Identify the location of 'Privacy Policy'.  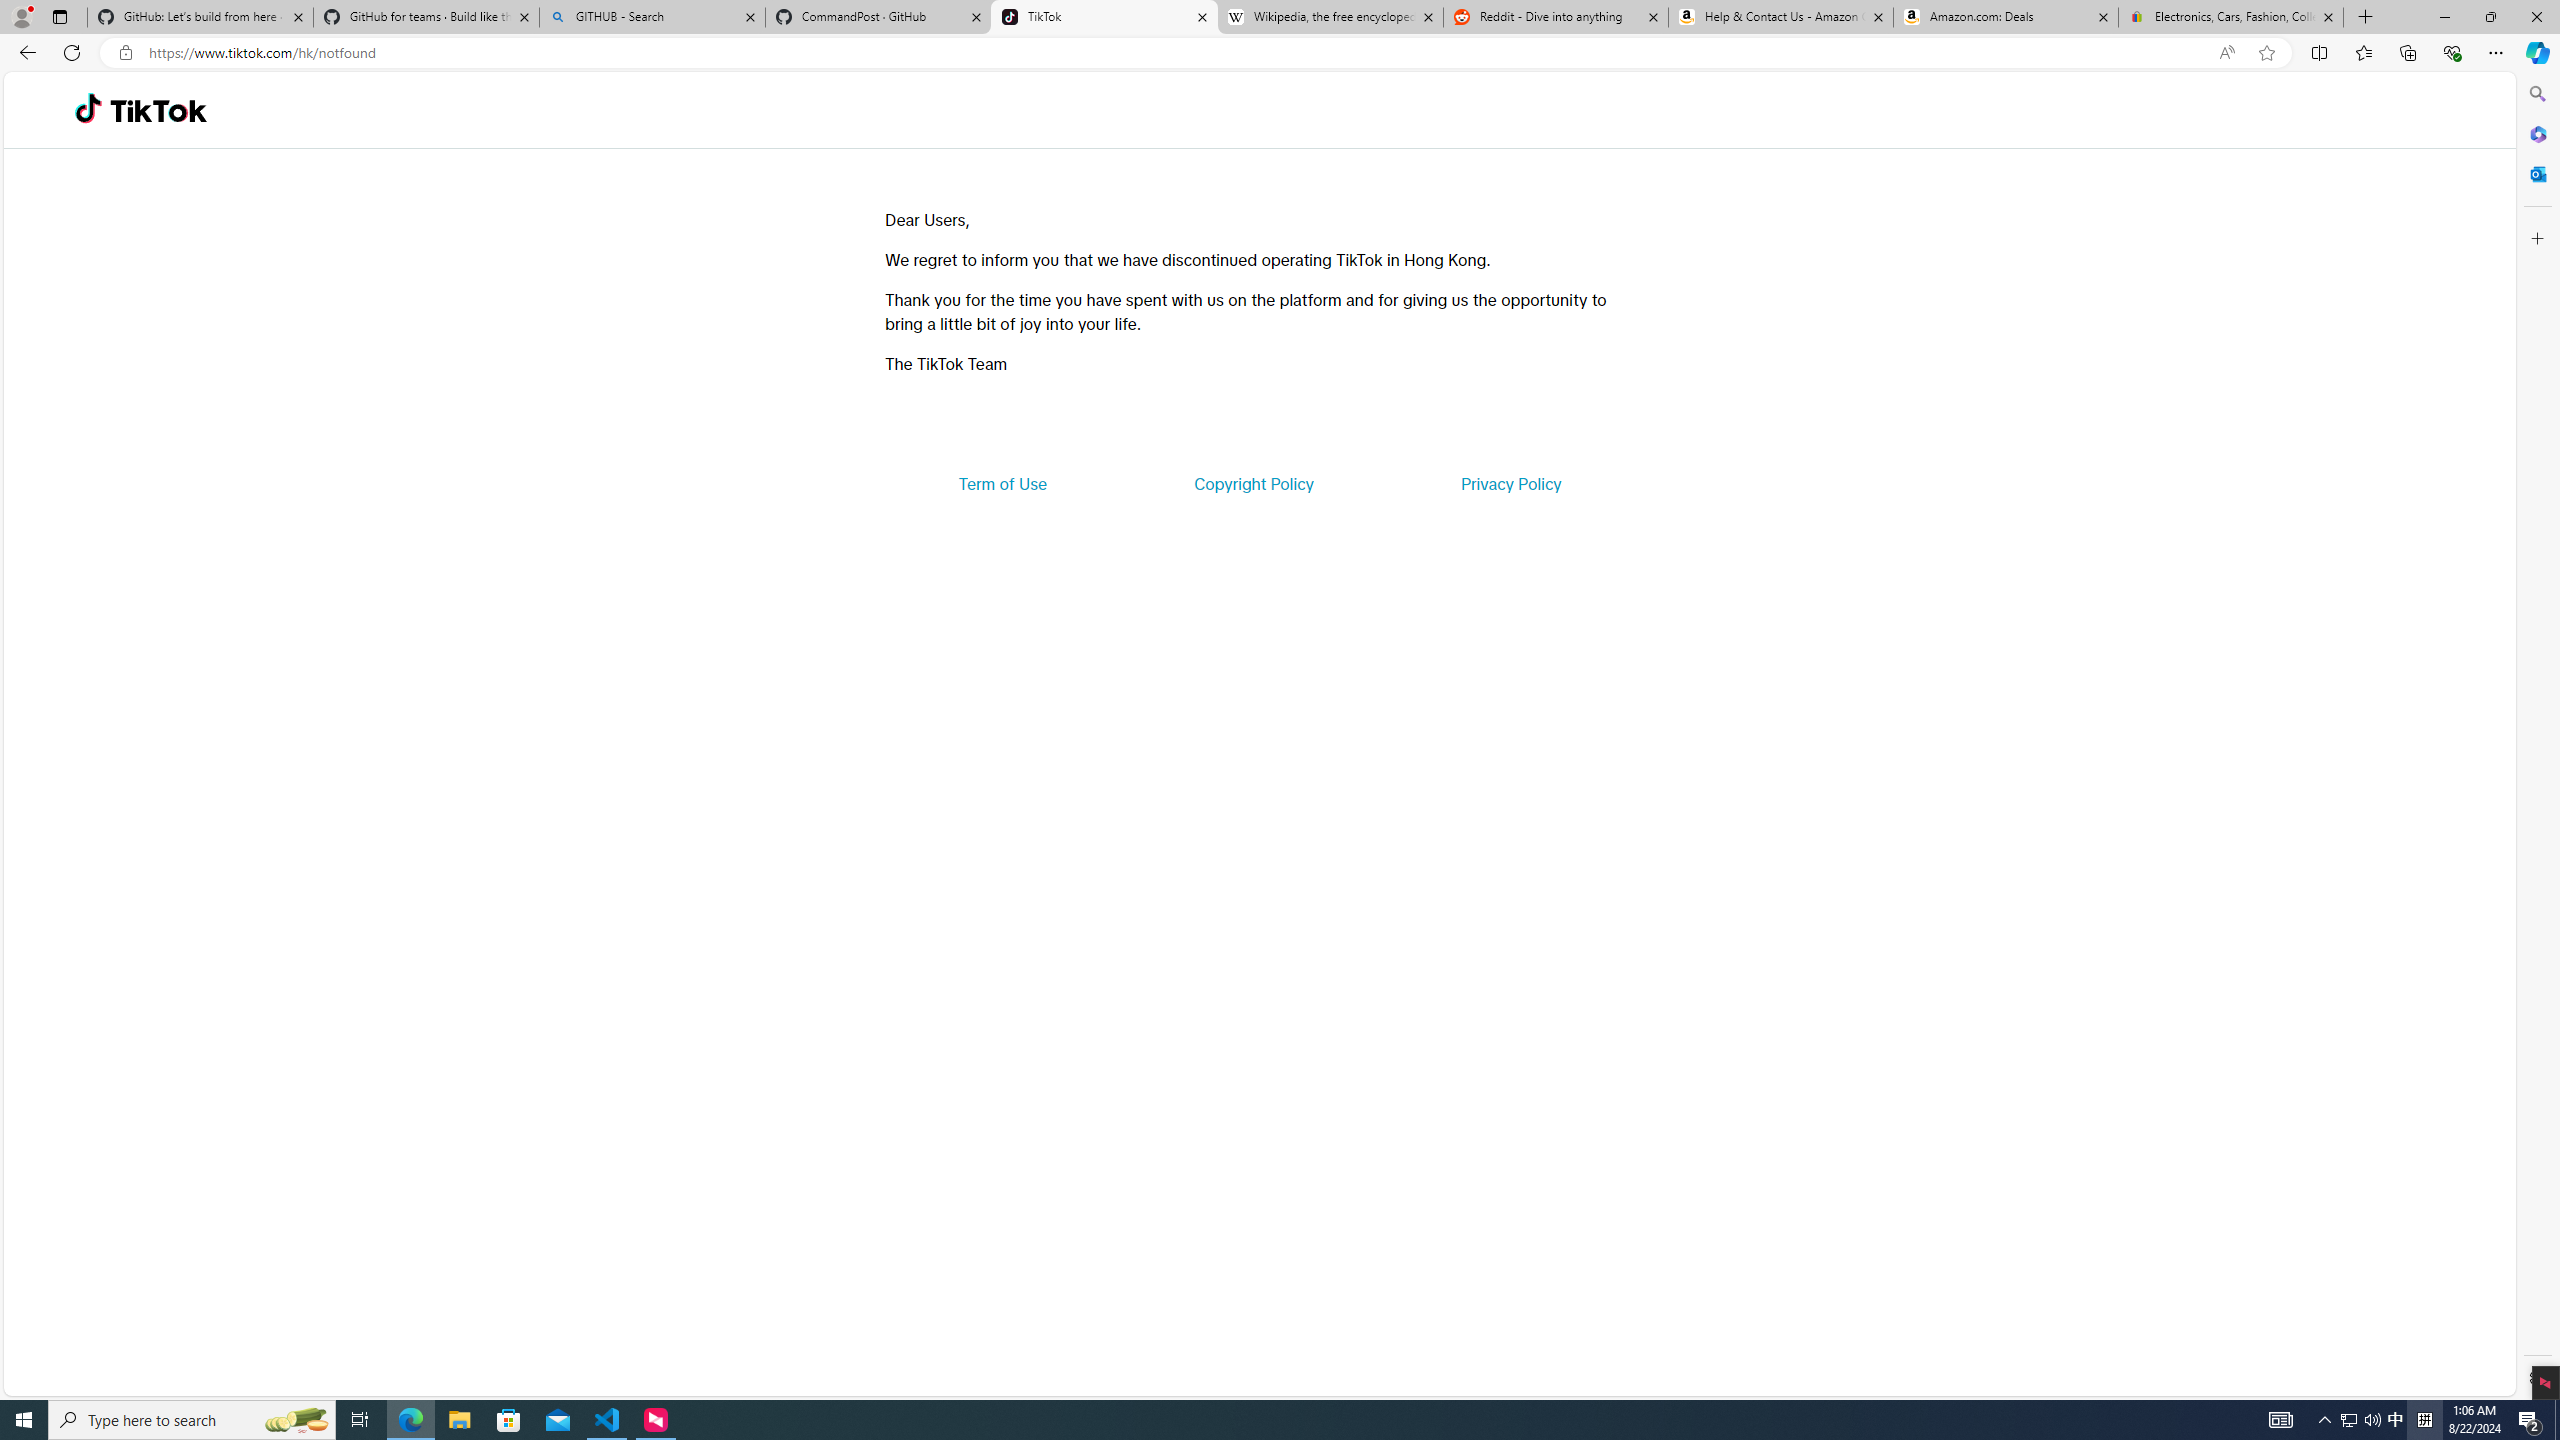
(1509, 482).